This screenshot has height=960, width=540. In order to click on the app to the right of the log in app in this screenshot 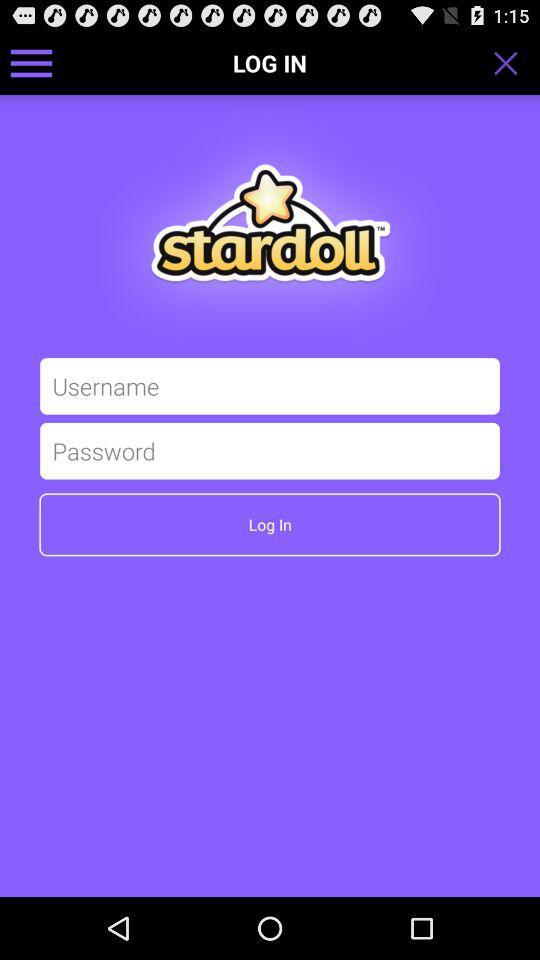, I will do `click(512, 62)`.